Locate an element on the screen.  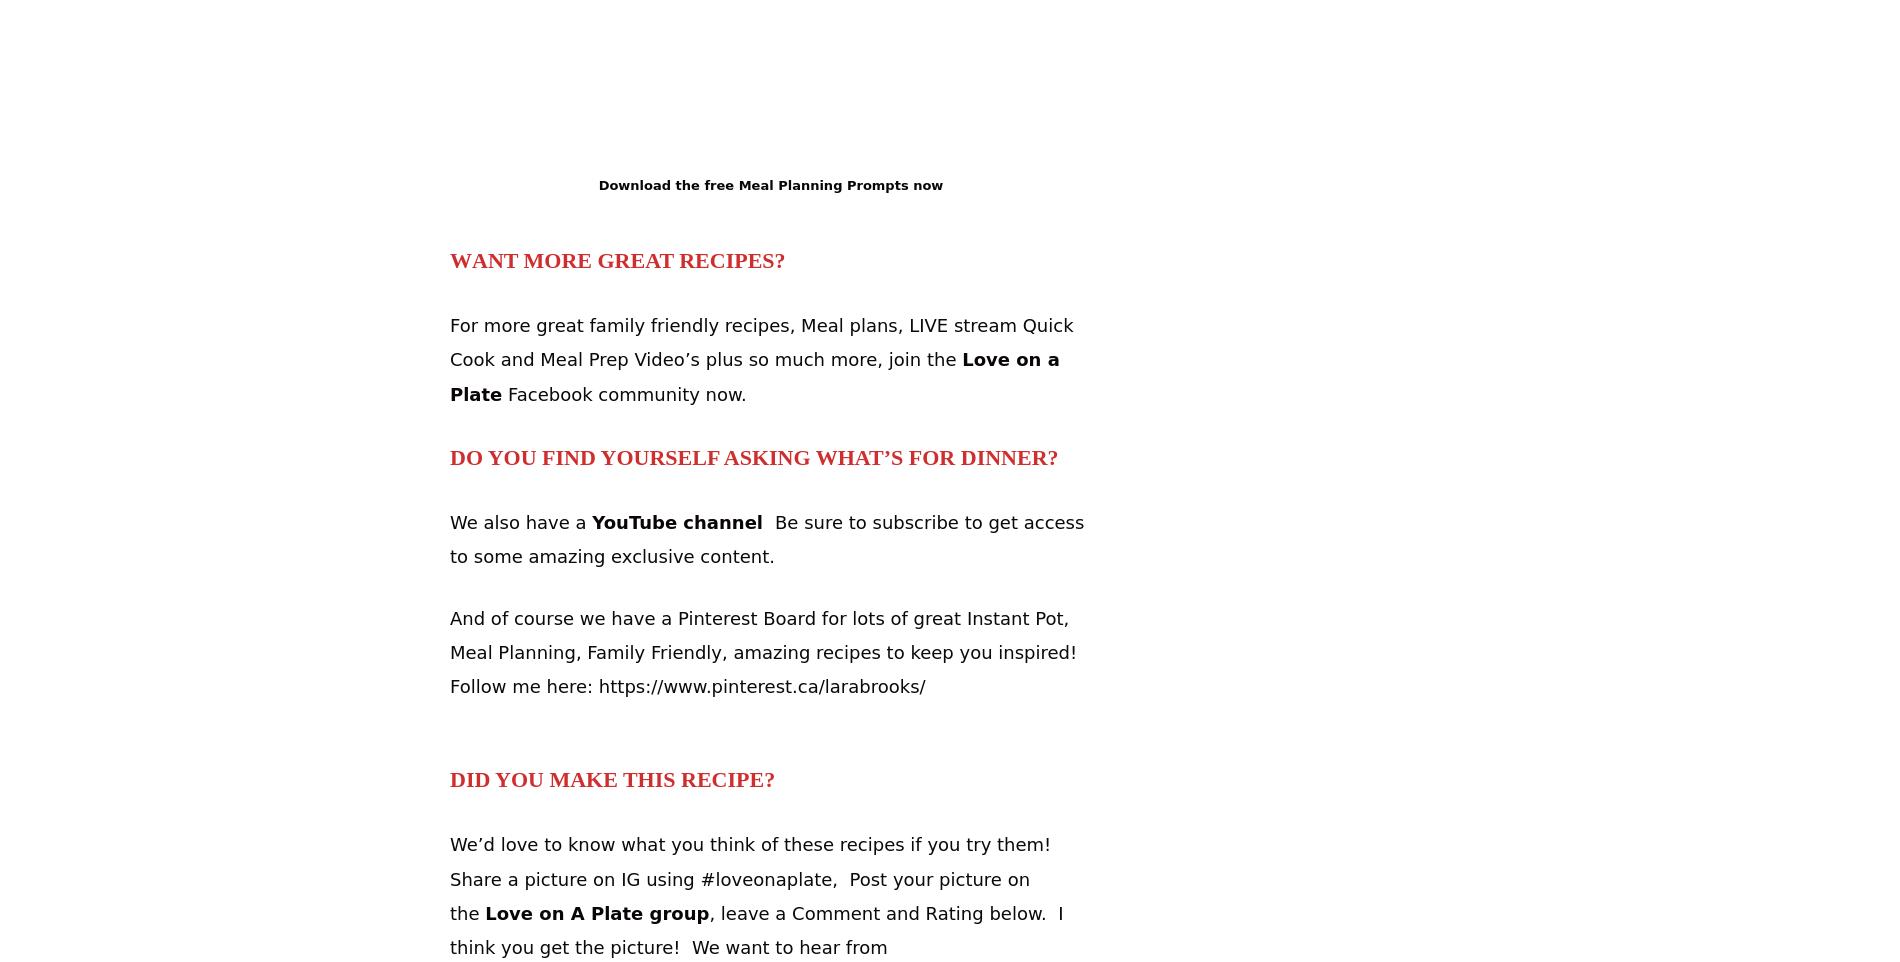
'Love on A Plate group' is located at coordinates (596, 911).